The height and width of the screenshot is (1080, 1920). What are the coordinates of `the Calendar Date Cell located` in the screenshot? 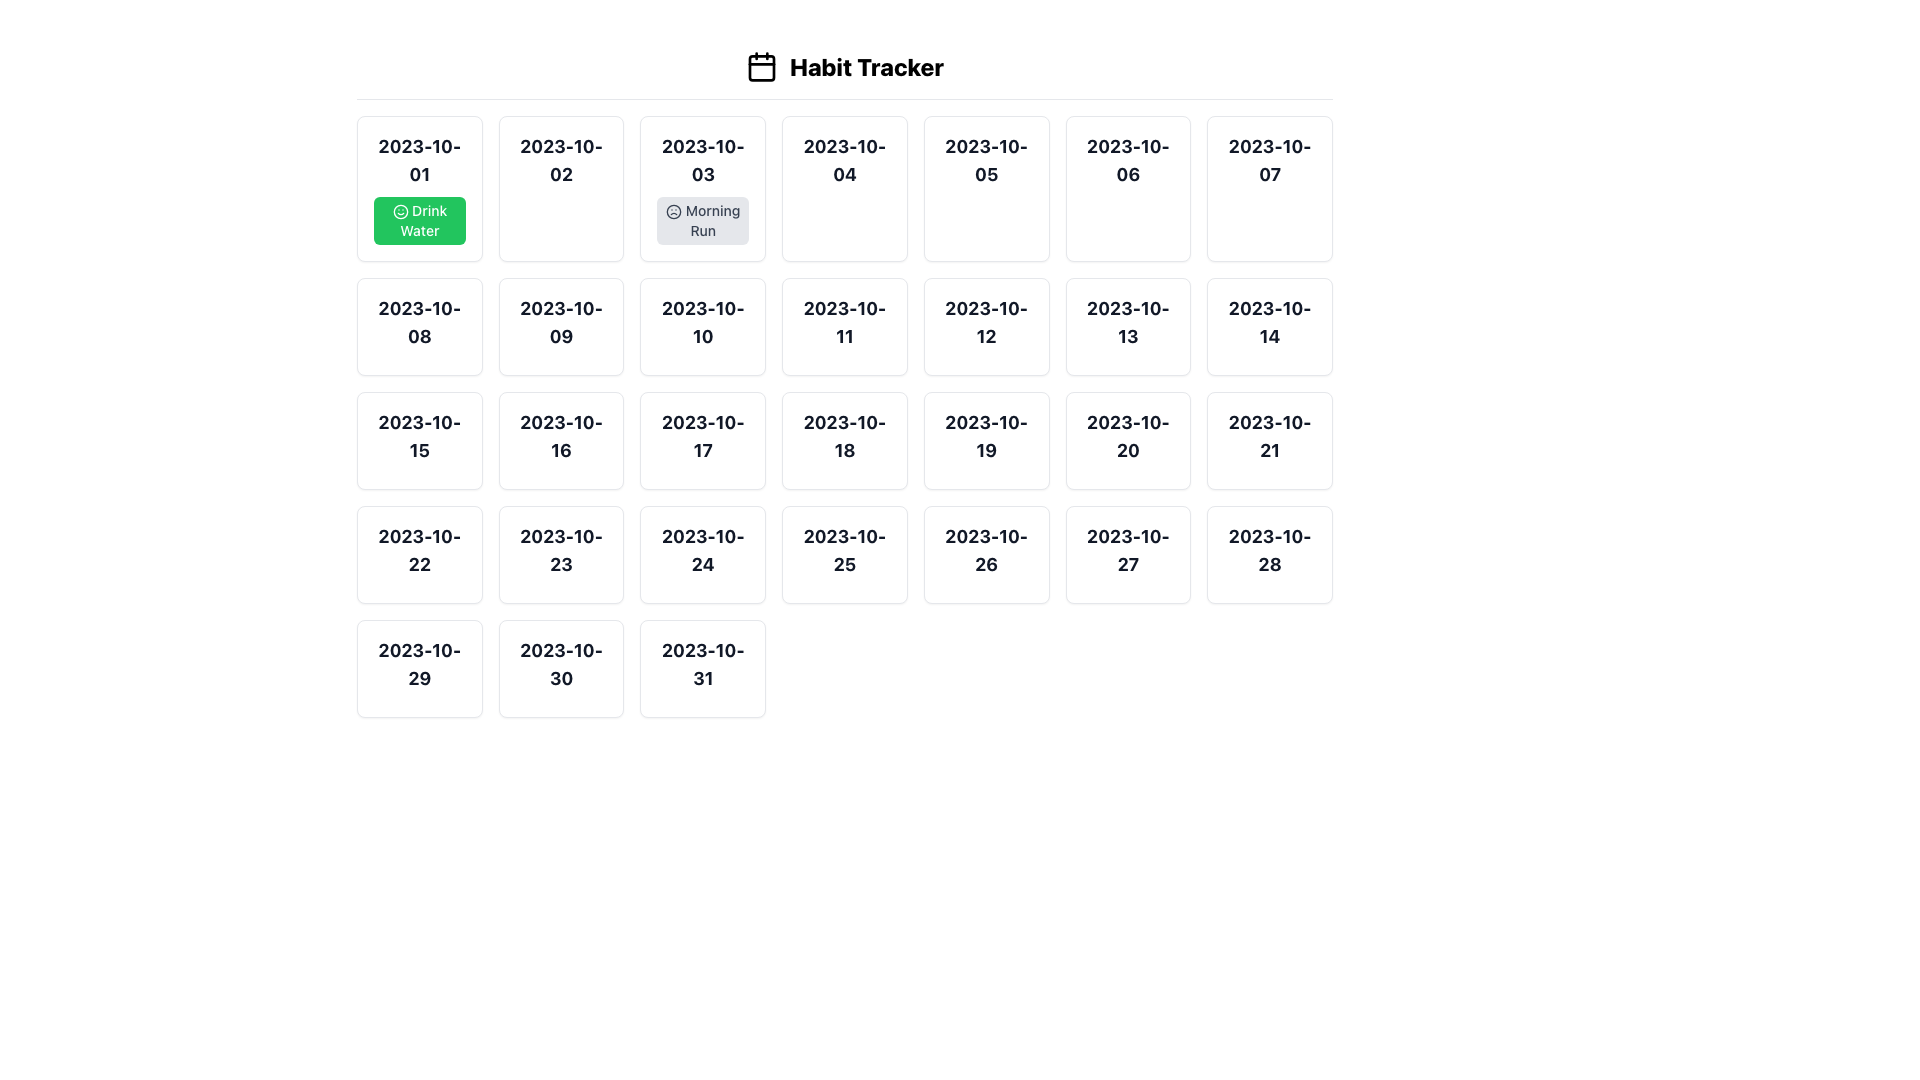 It's located at (418, 326).